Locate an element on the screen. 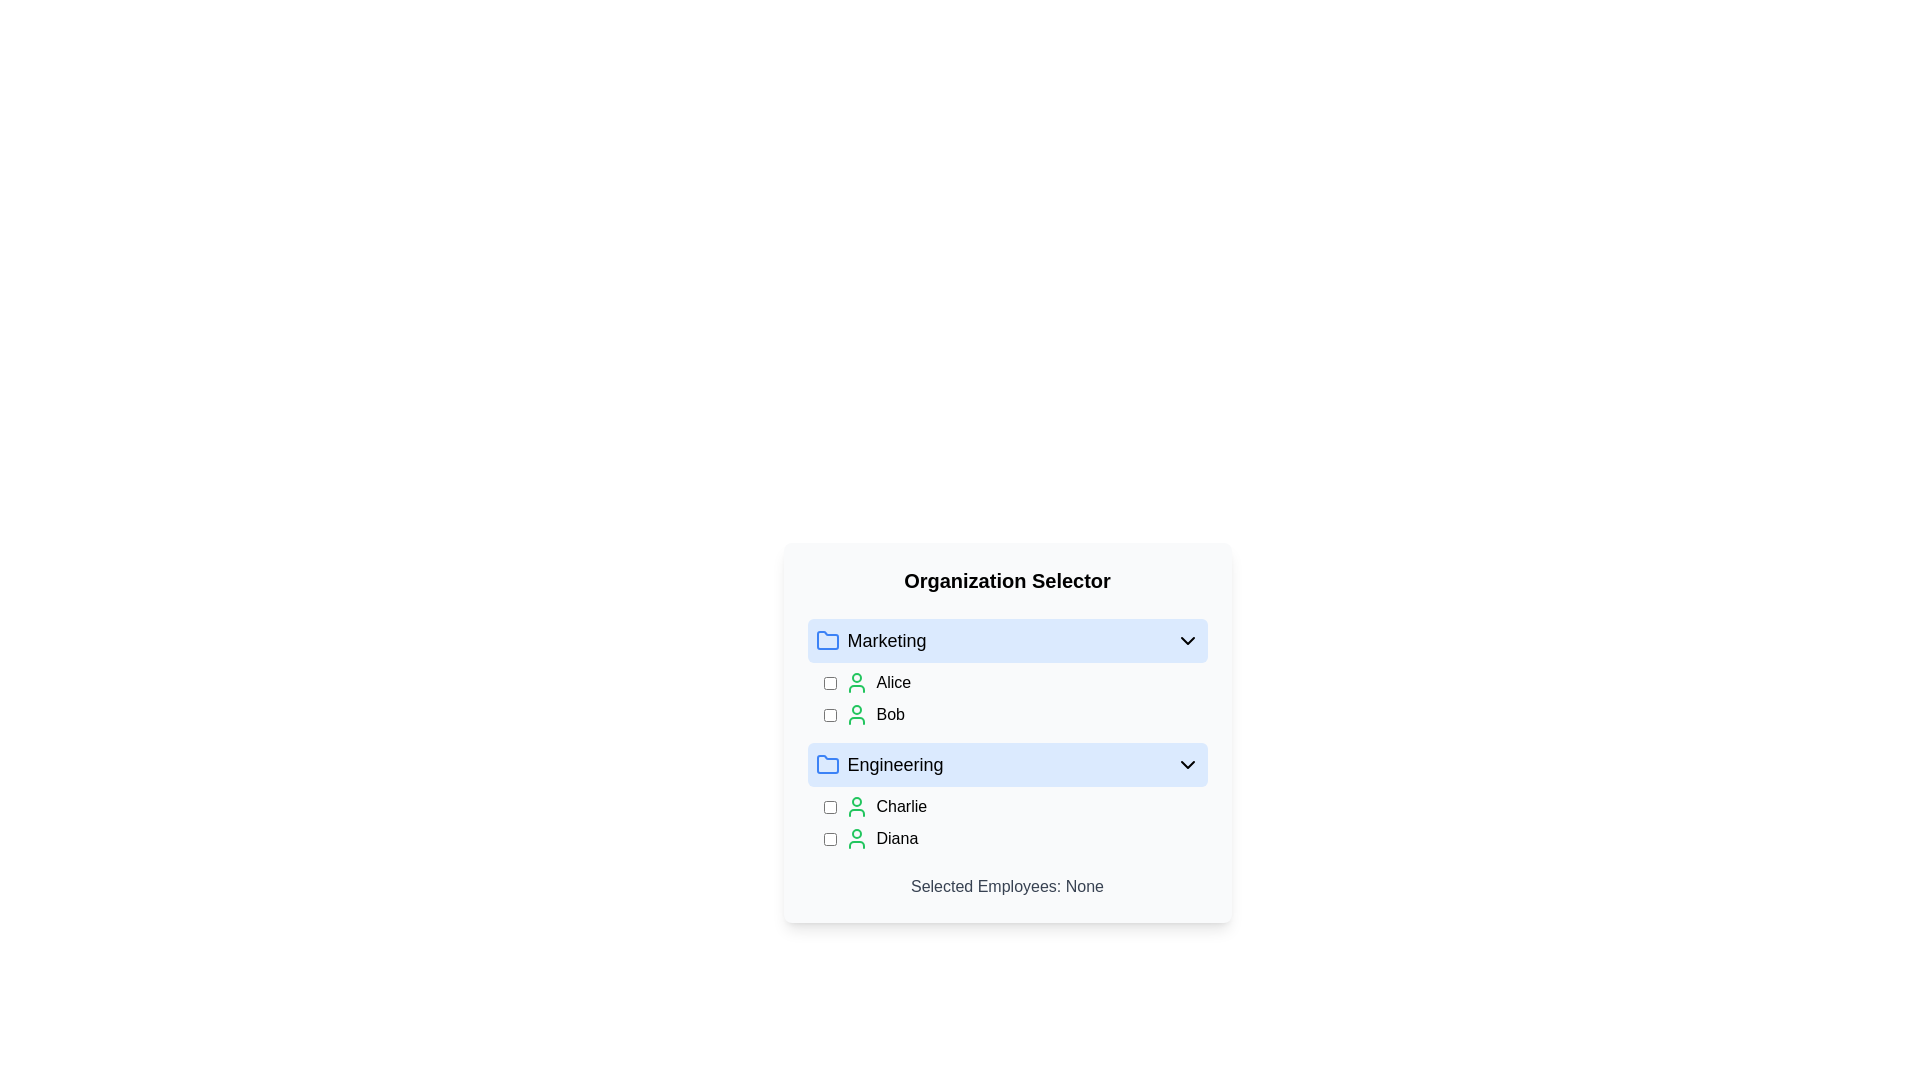 The image size is (1920, 1080). the checkboxes within the collapsible section of the 'Engineering' group to check or uncheck individual selections is located at coordinates (1007, 796).